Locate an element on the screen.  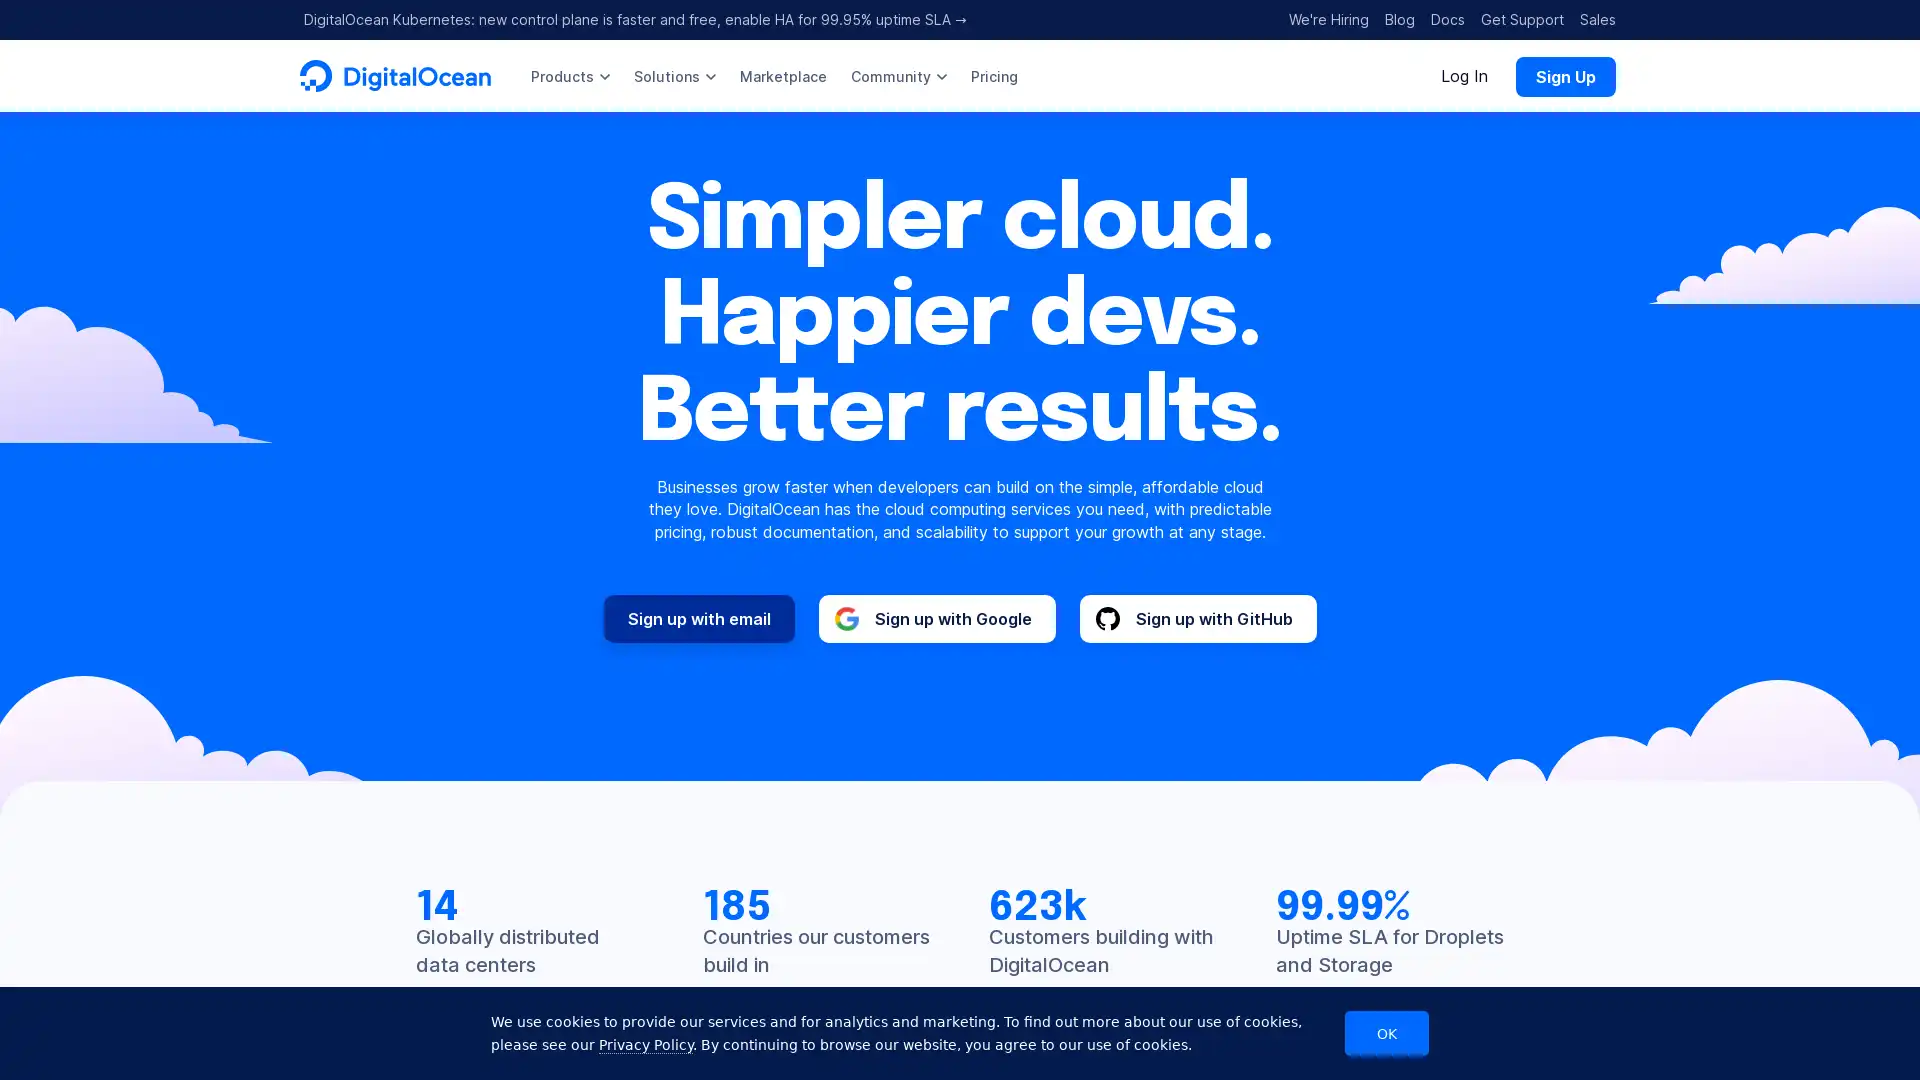
Log In is located at coordinates (1464, 75).